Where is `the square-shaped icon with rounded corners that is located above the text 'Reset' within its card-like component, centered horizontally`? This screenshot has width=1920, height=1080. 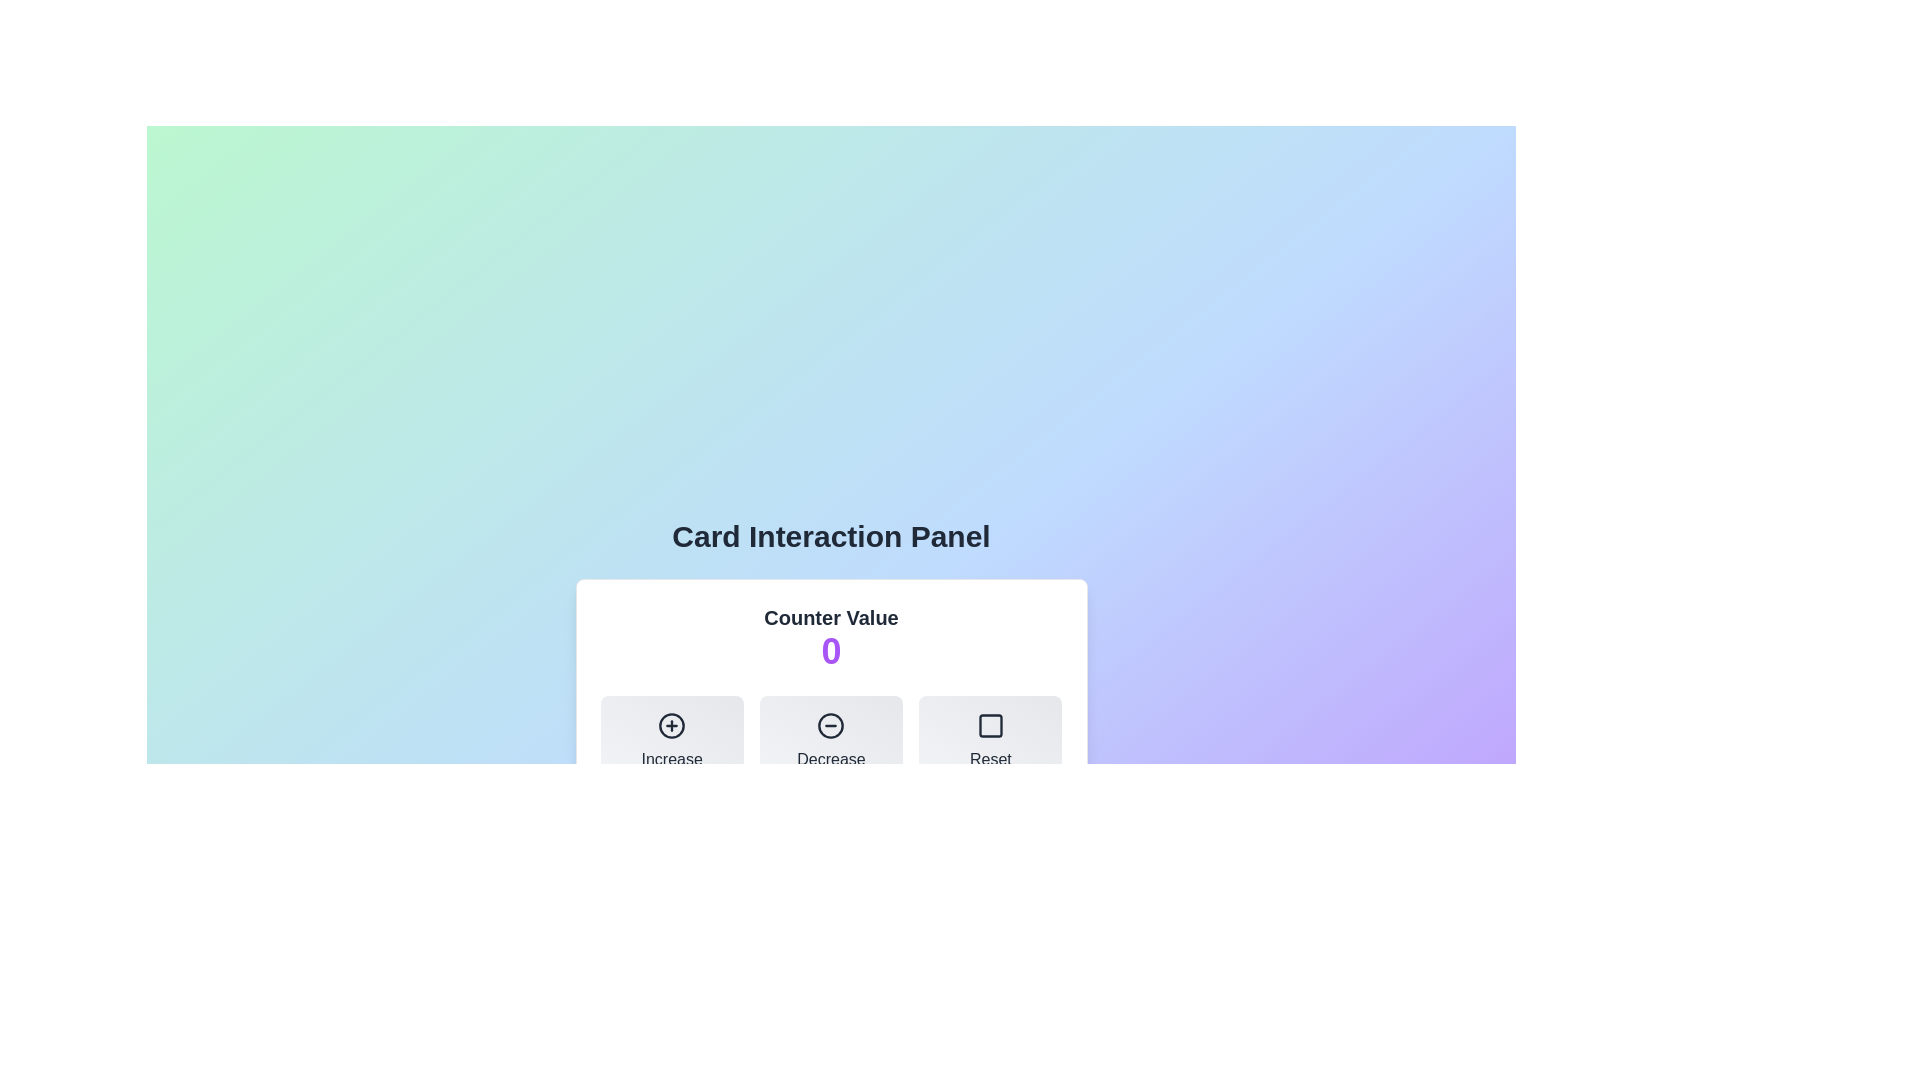
the square-shaped icon with rounded corners that is located above the text 'Reset' within its card-like component, centered horizontally is located at coordinates (990, 725).